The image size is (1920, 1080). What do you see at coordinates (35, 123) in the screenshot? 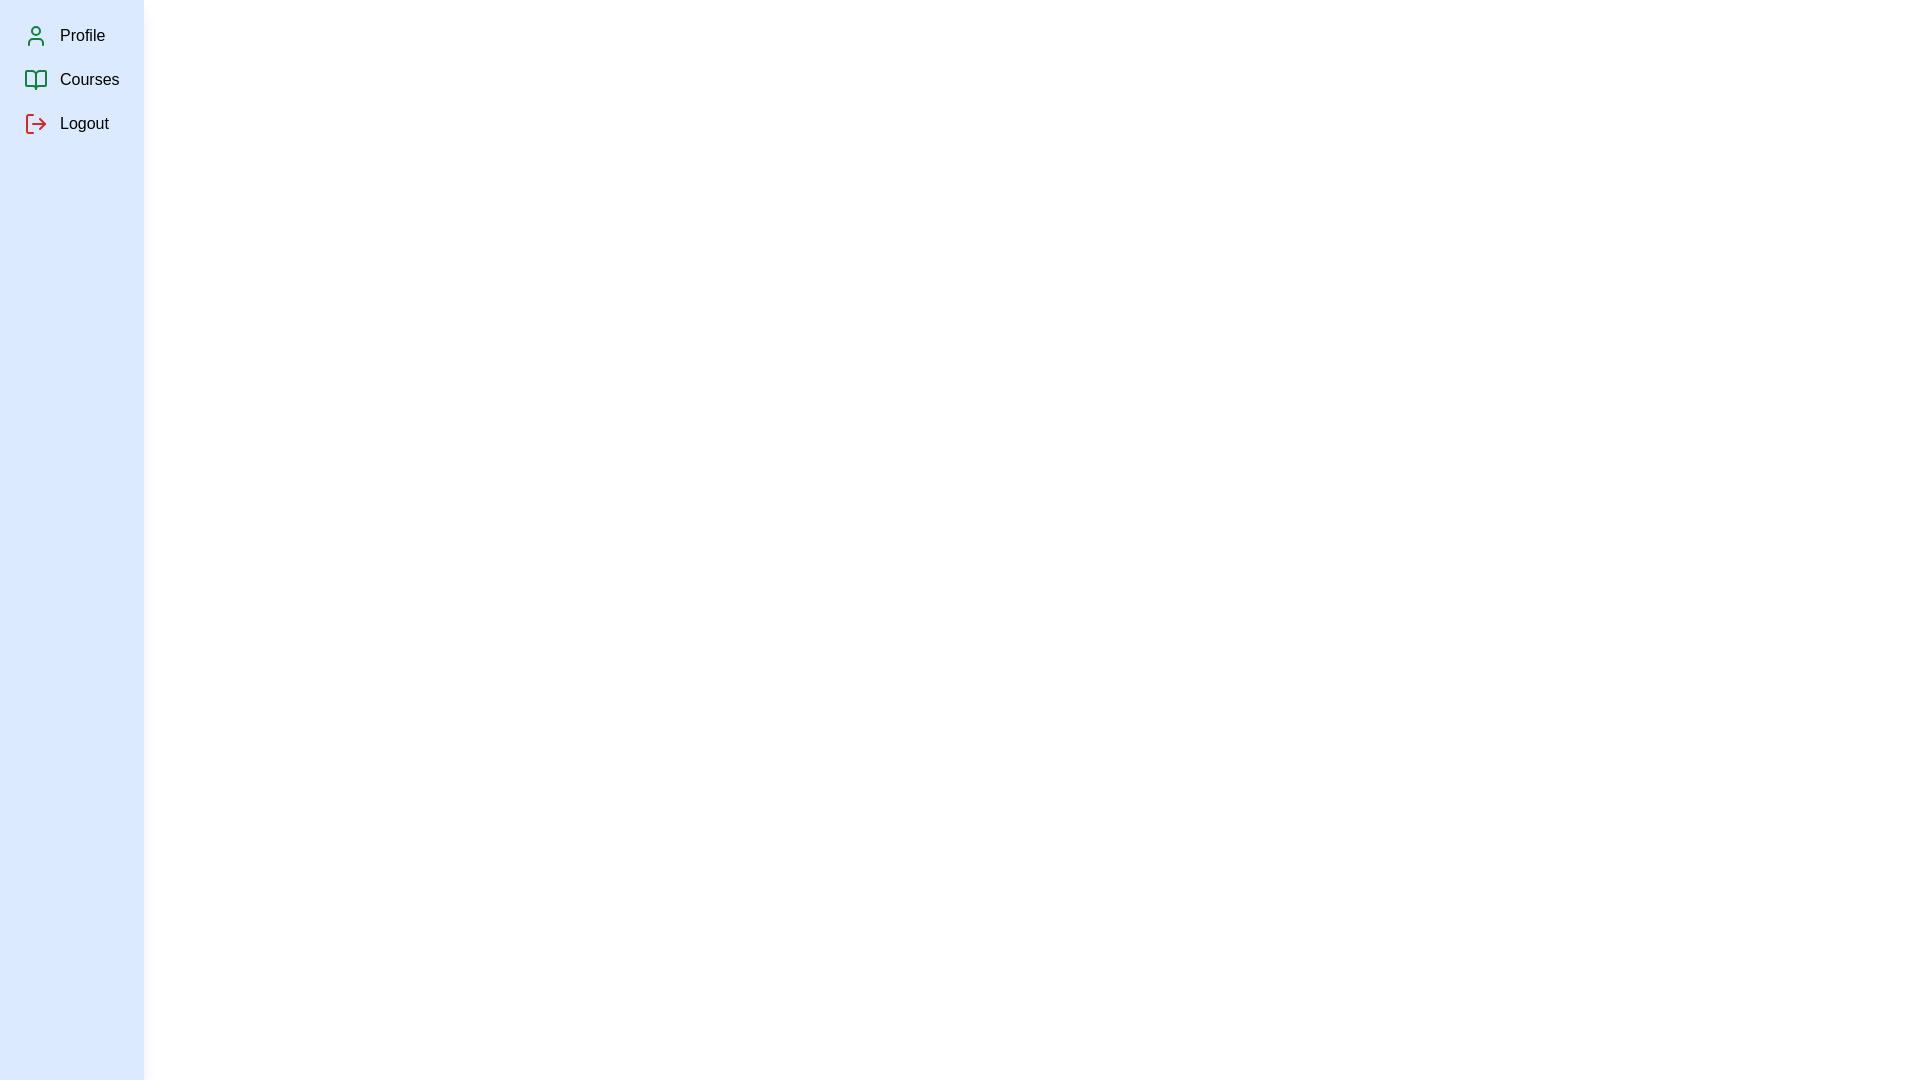
I see `the Logout icon in the sidebar to inspect its functionality` at bounding box center [35, 123].